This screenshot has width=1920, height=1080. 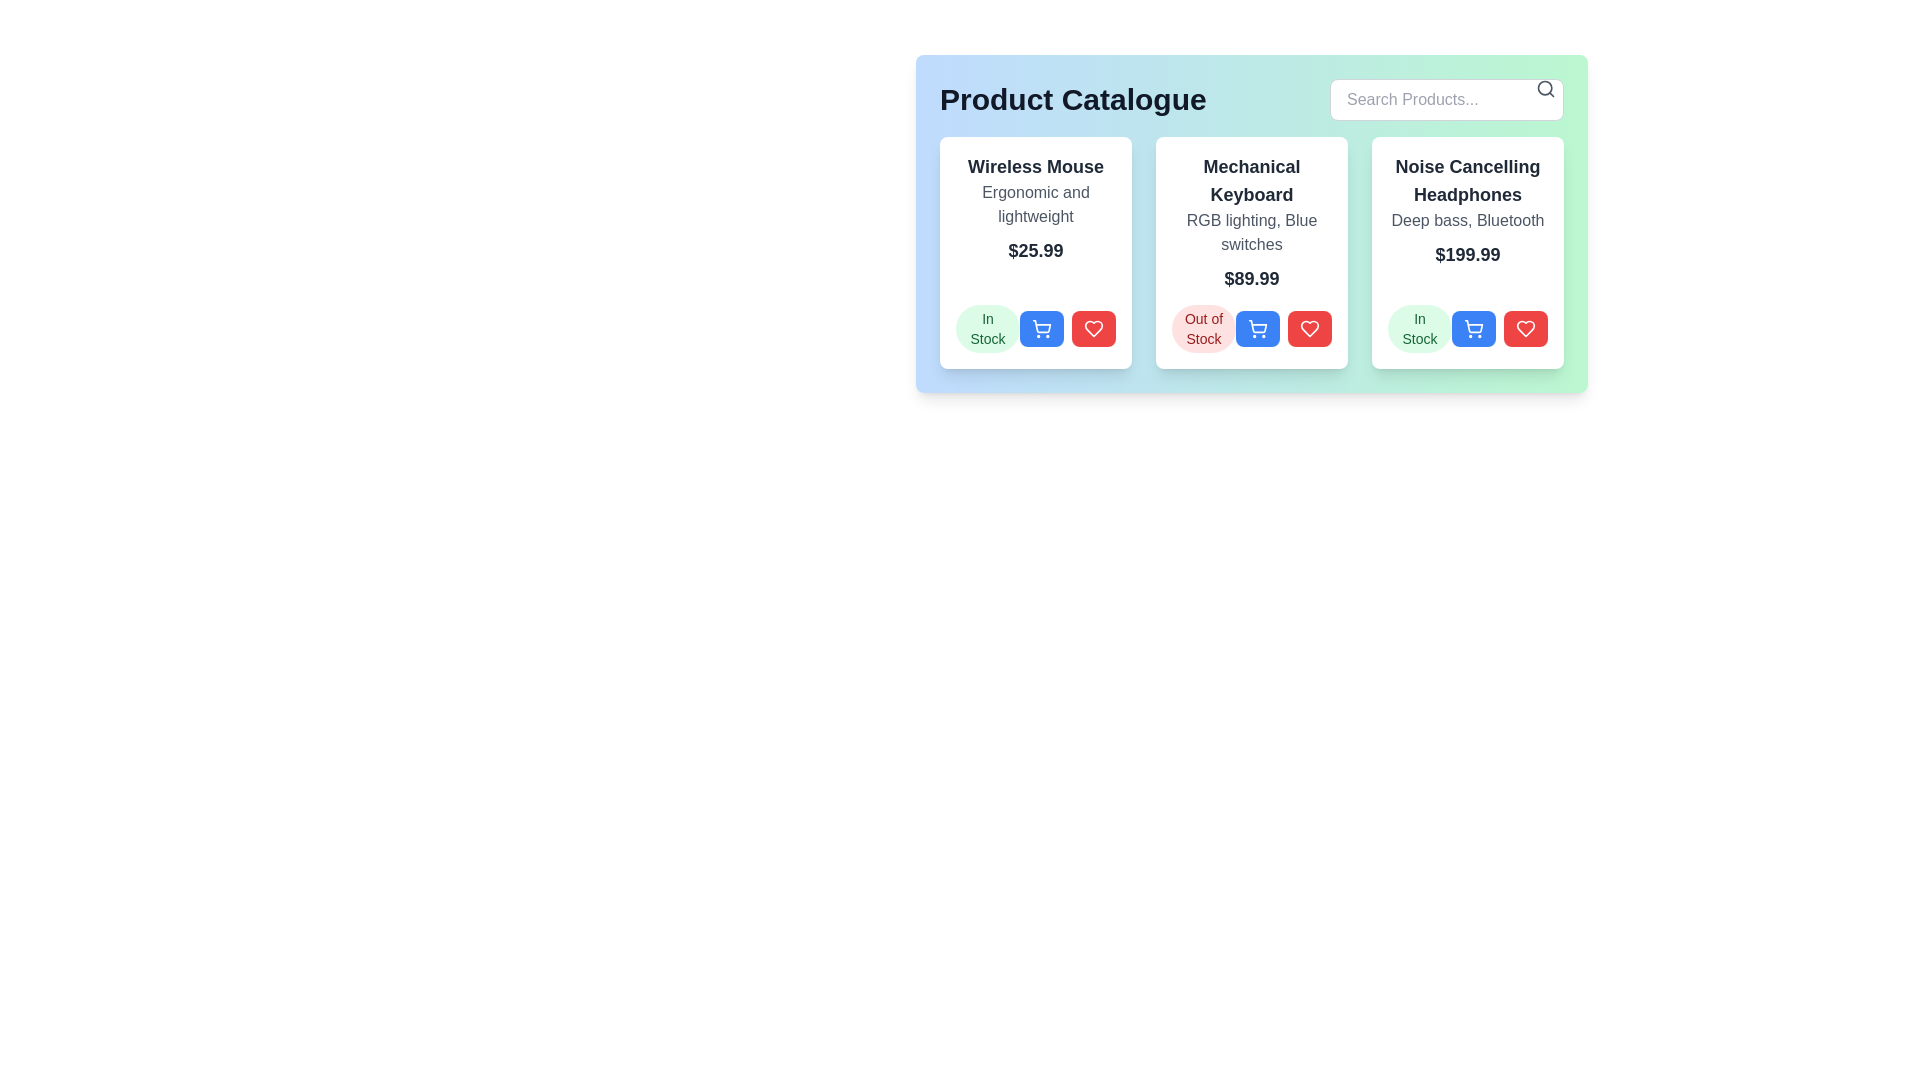 I want to click on the Status Badge indicating the availability of the product 'Noise Cancelling Headphones' in the bottom-left section of the product card to get stock status information, so click(x=1419, y=327).